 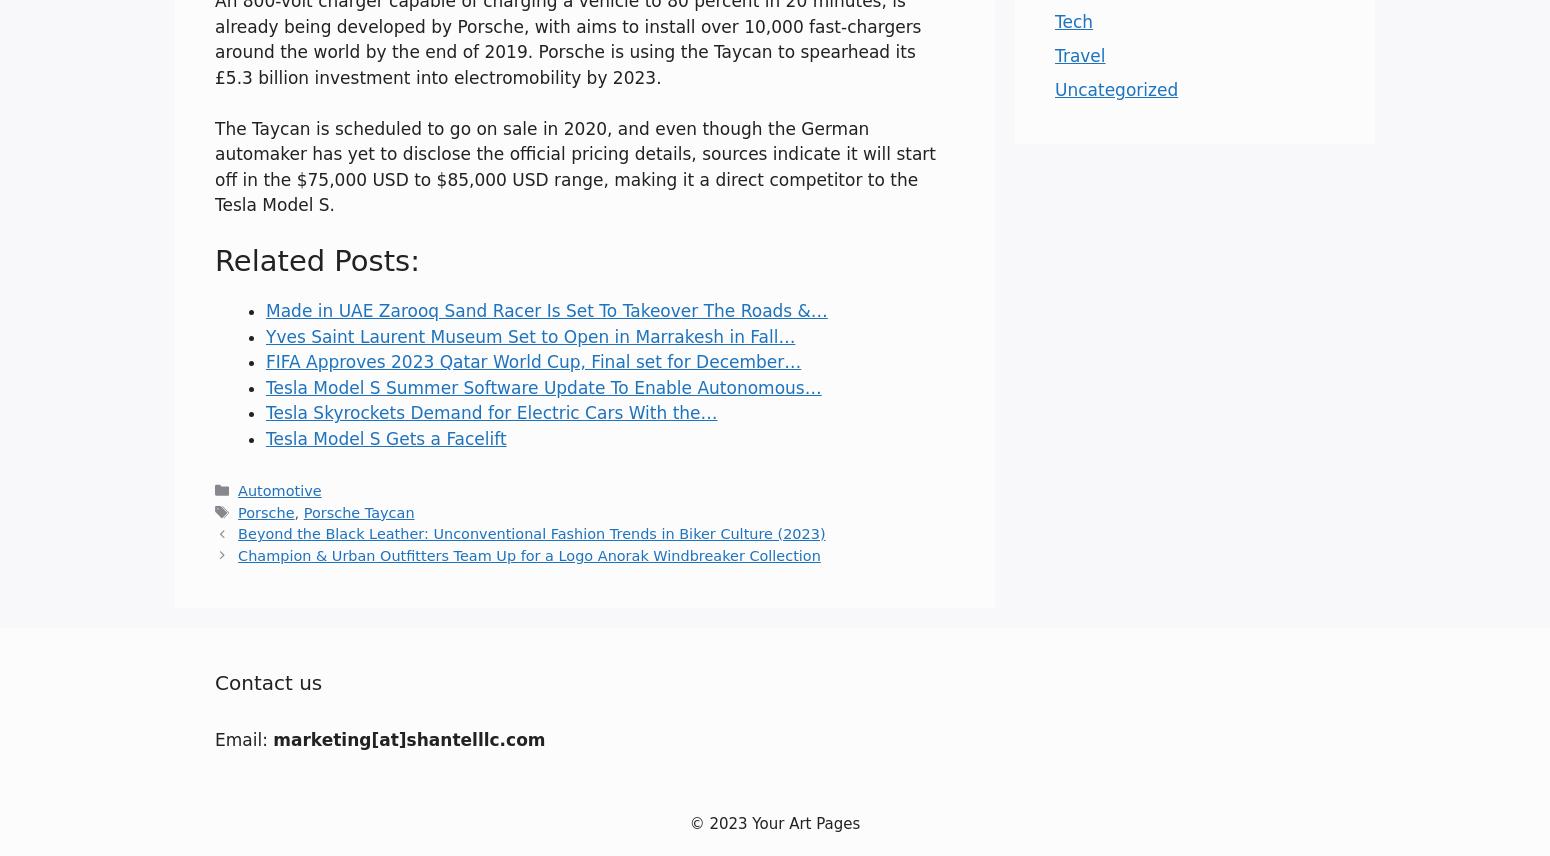 What do you see at coordinates (213, 738) in the screenshot?
I see `'Email:'` at bounding box center [213, 738].